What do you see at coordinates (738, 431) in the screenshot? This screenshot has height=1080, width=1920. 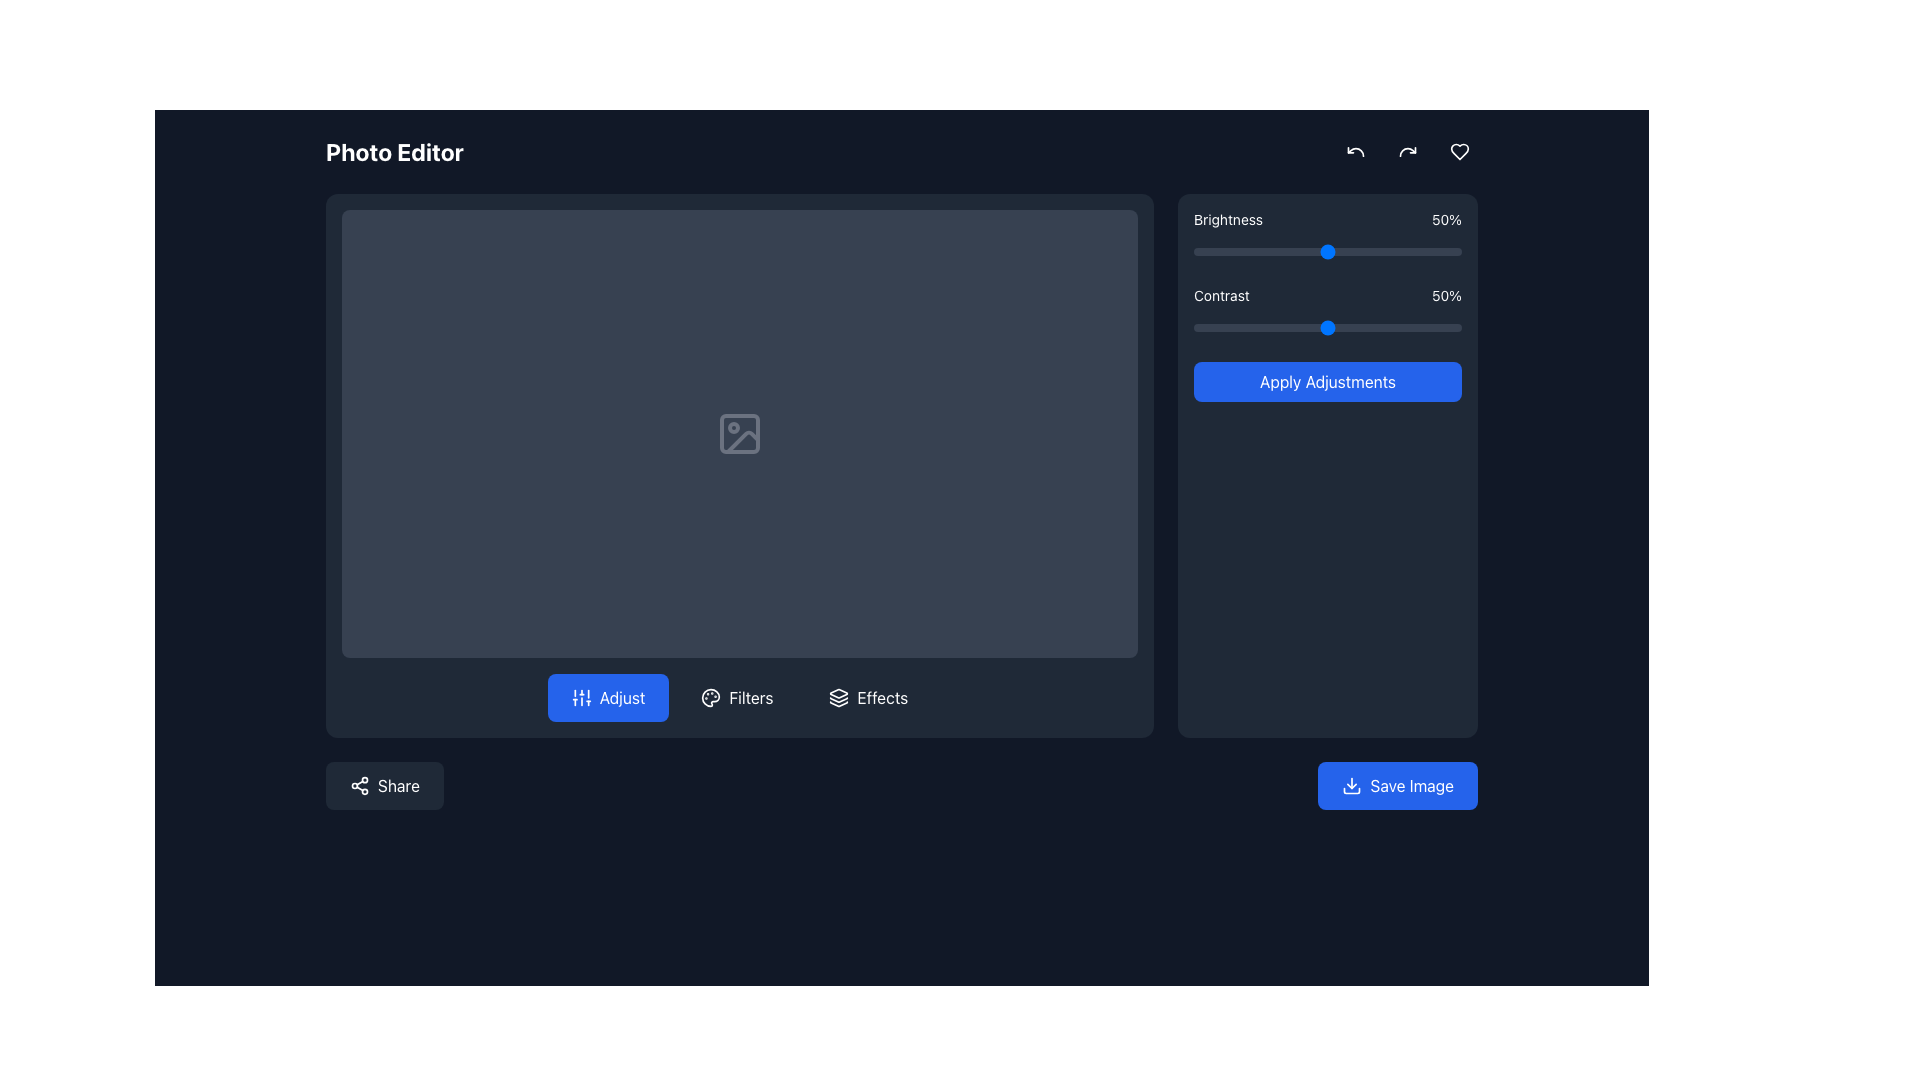 I see `the Content placeholder located prominently in the center of the left panel of the interface, which serves as a preview for photo editing content` at bounding box center [738, 431].